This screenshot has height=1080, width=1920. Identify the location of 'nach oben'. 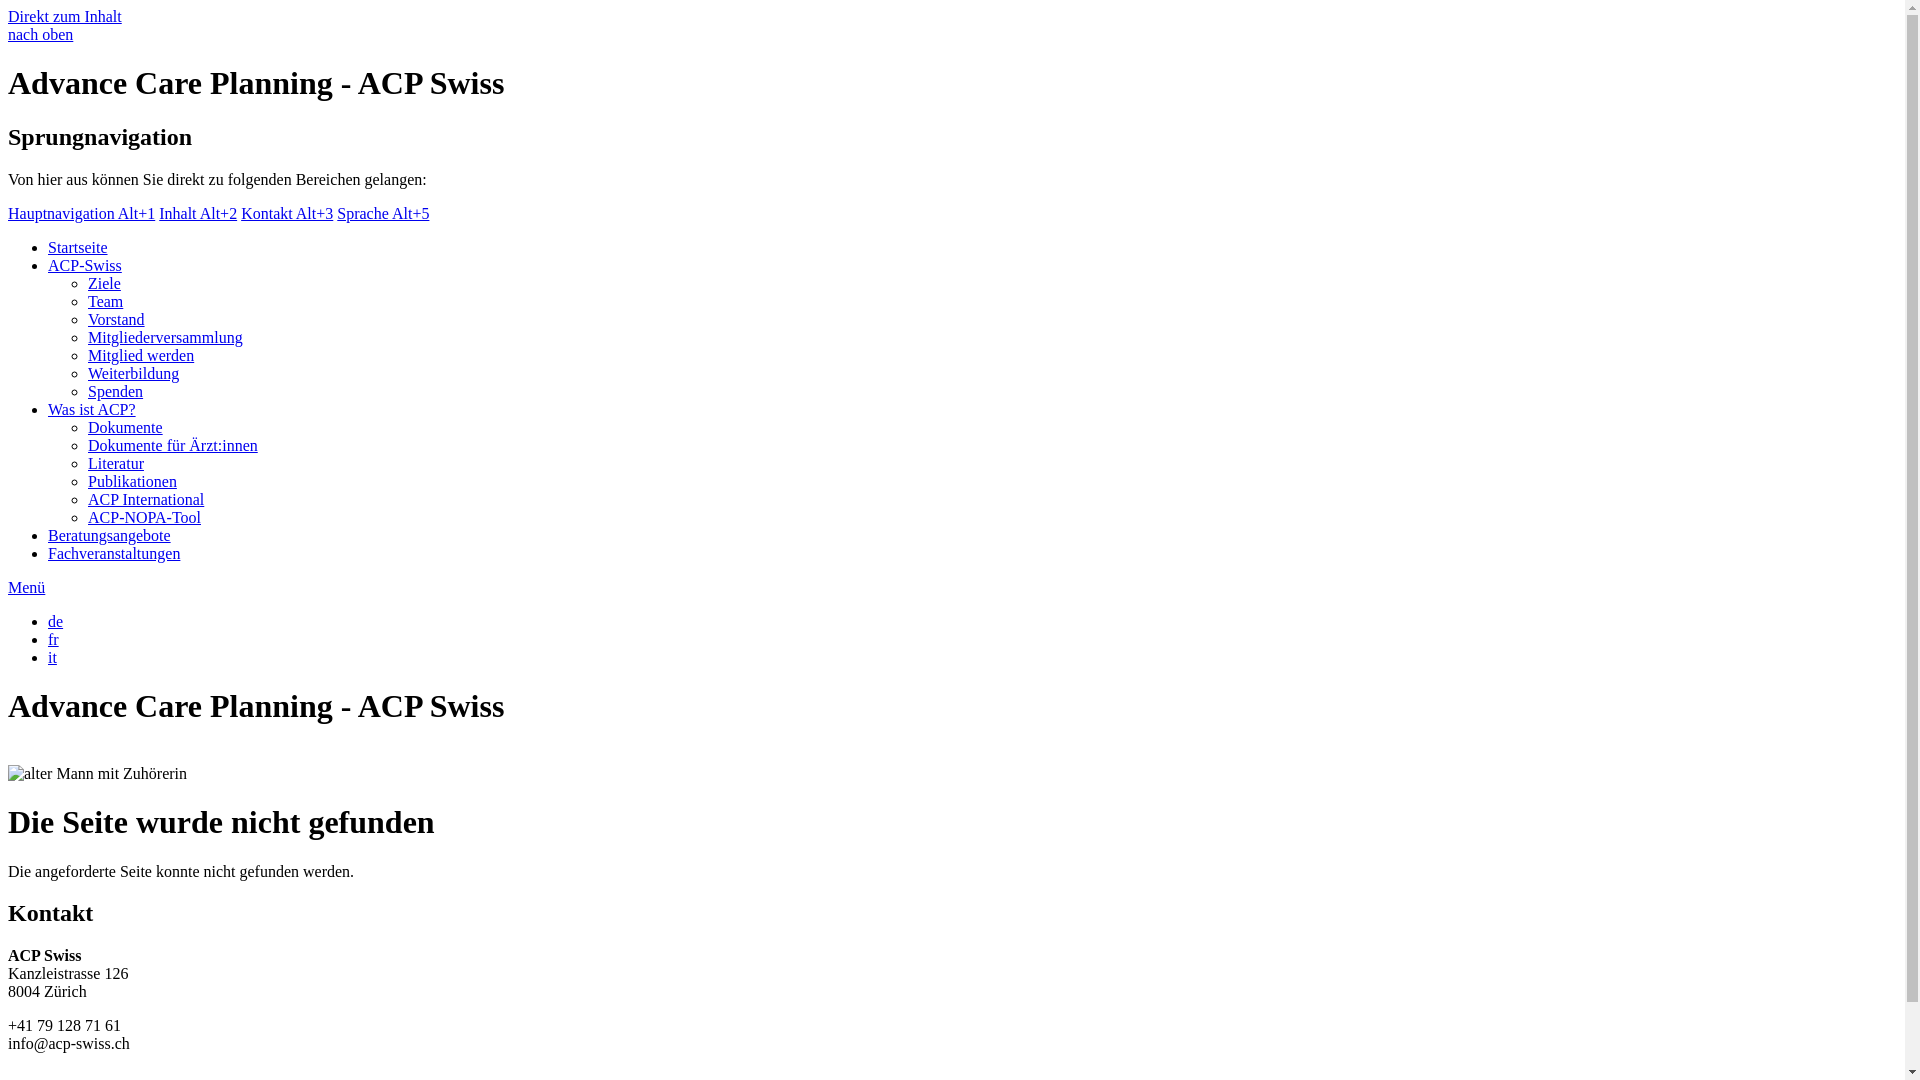
(40, 34).